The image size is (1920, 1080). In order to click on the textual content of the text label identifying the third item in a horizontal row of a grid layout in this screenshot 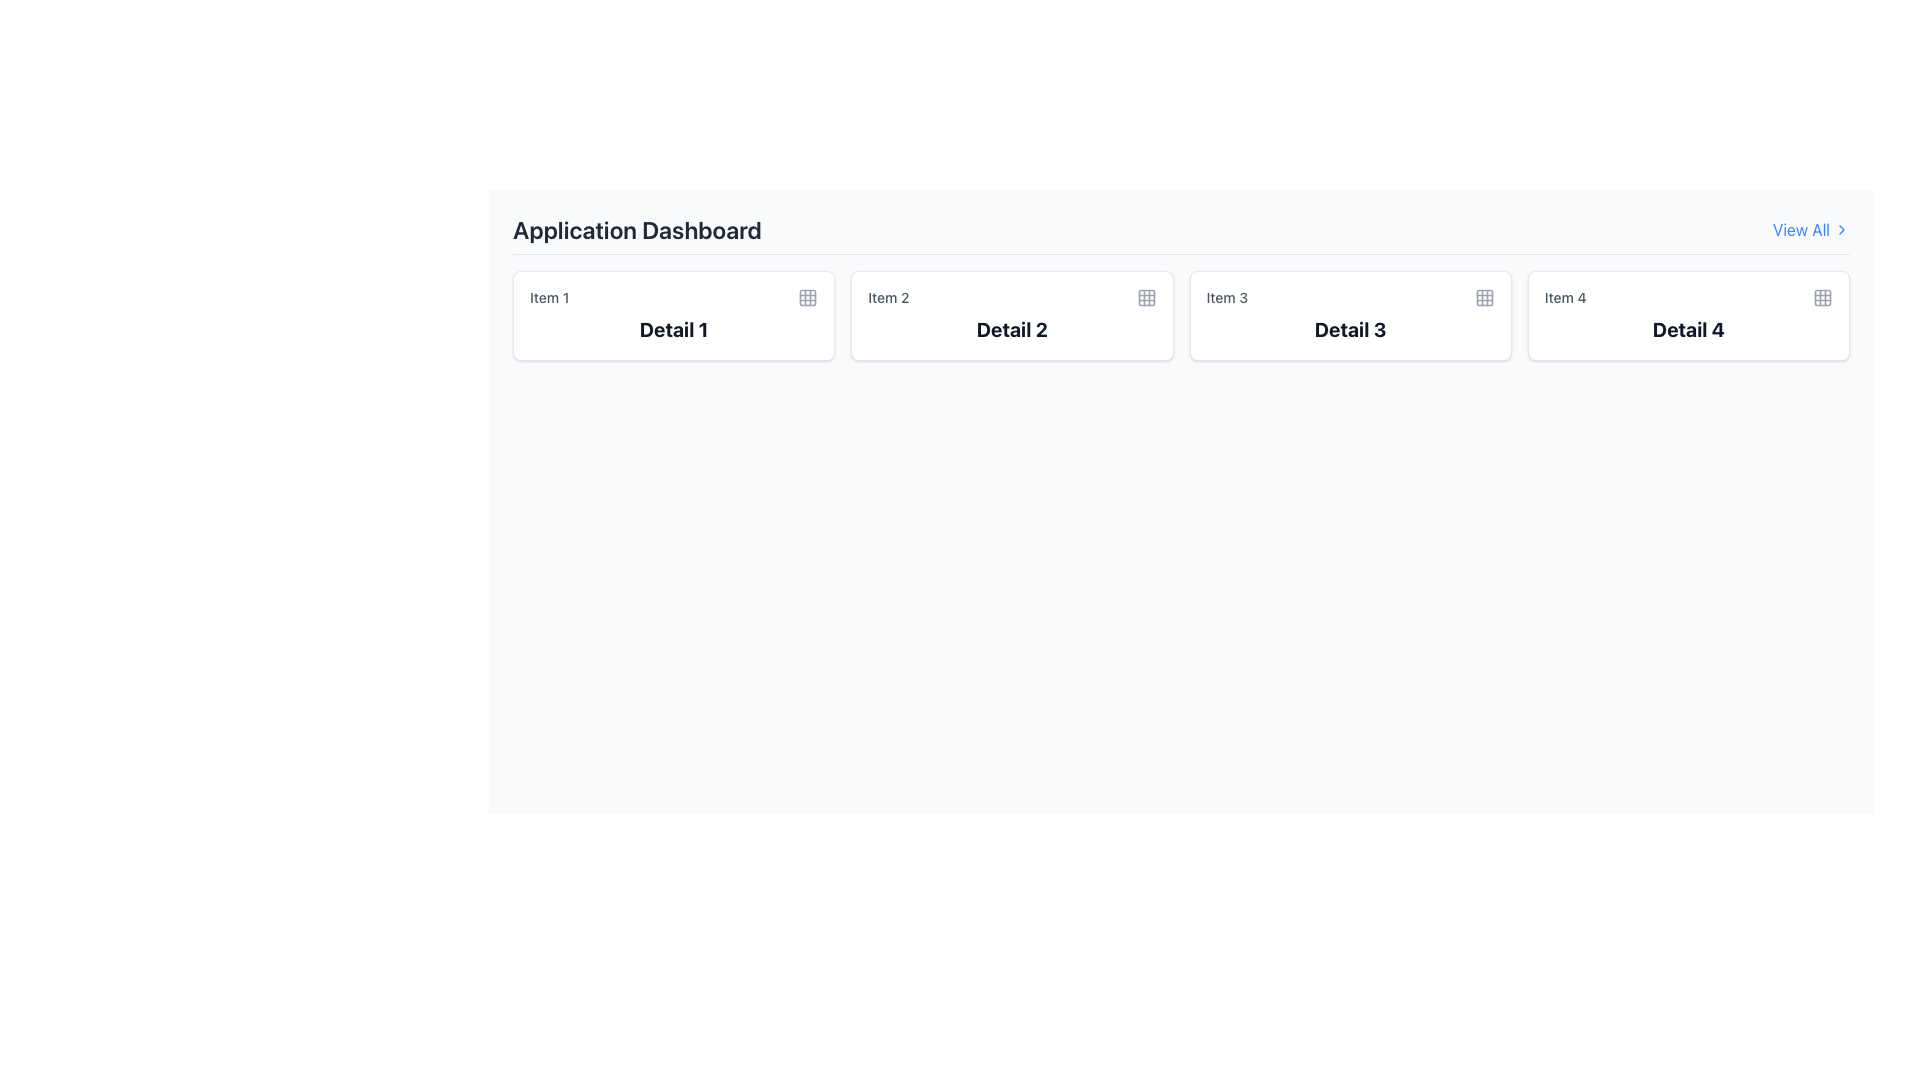, I will do `click(1226, 297)`.